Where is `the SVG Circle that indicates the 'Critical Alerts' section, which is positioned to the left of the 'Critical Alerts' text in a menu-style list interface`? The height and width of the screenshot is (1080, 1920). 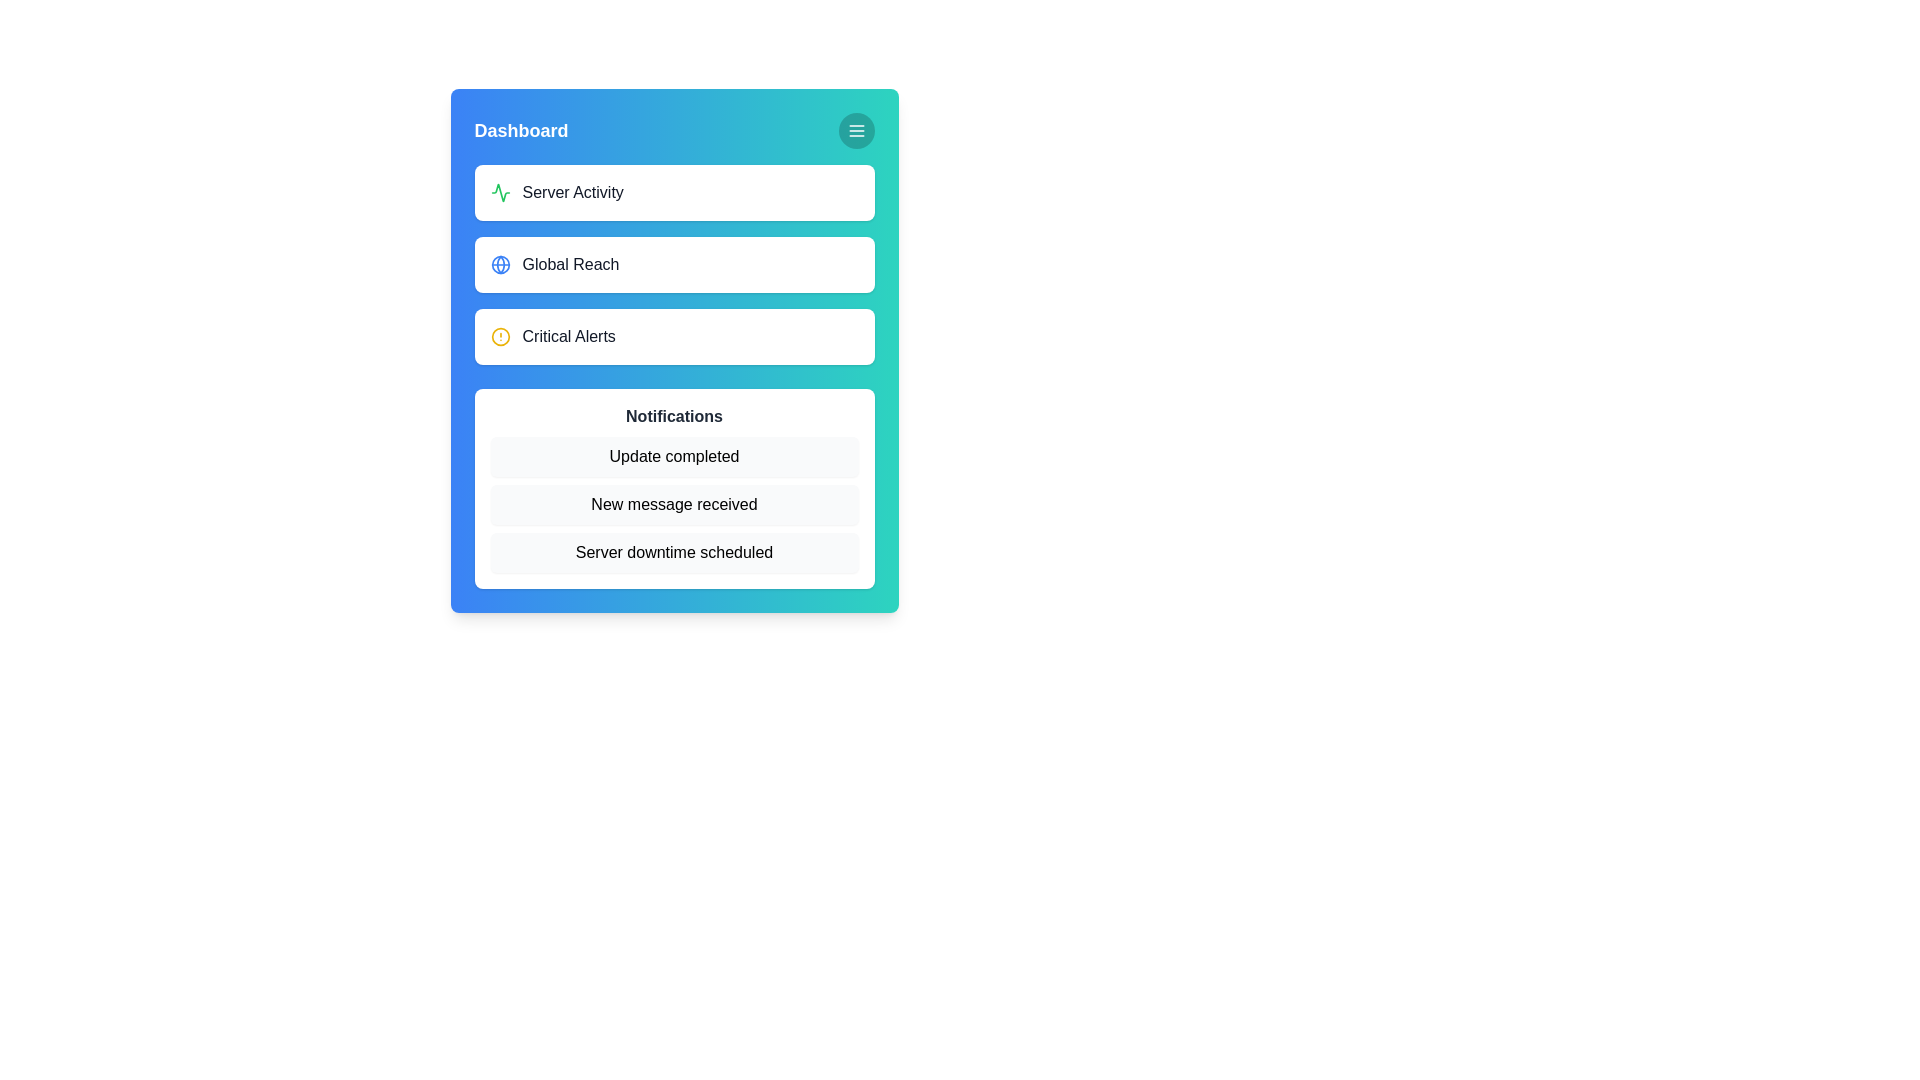
the SVG Circle that indicates the 'Critical Alerts' section, which is positioned to the left of the 'Critical Alerts' text in a menu-style list interface is located at coordinates (500, 335).